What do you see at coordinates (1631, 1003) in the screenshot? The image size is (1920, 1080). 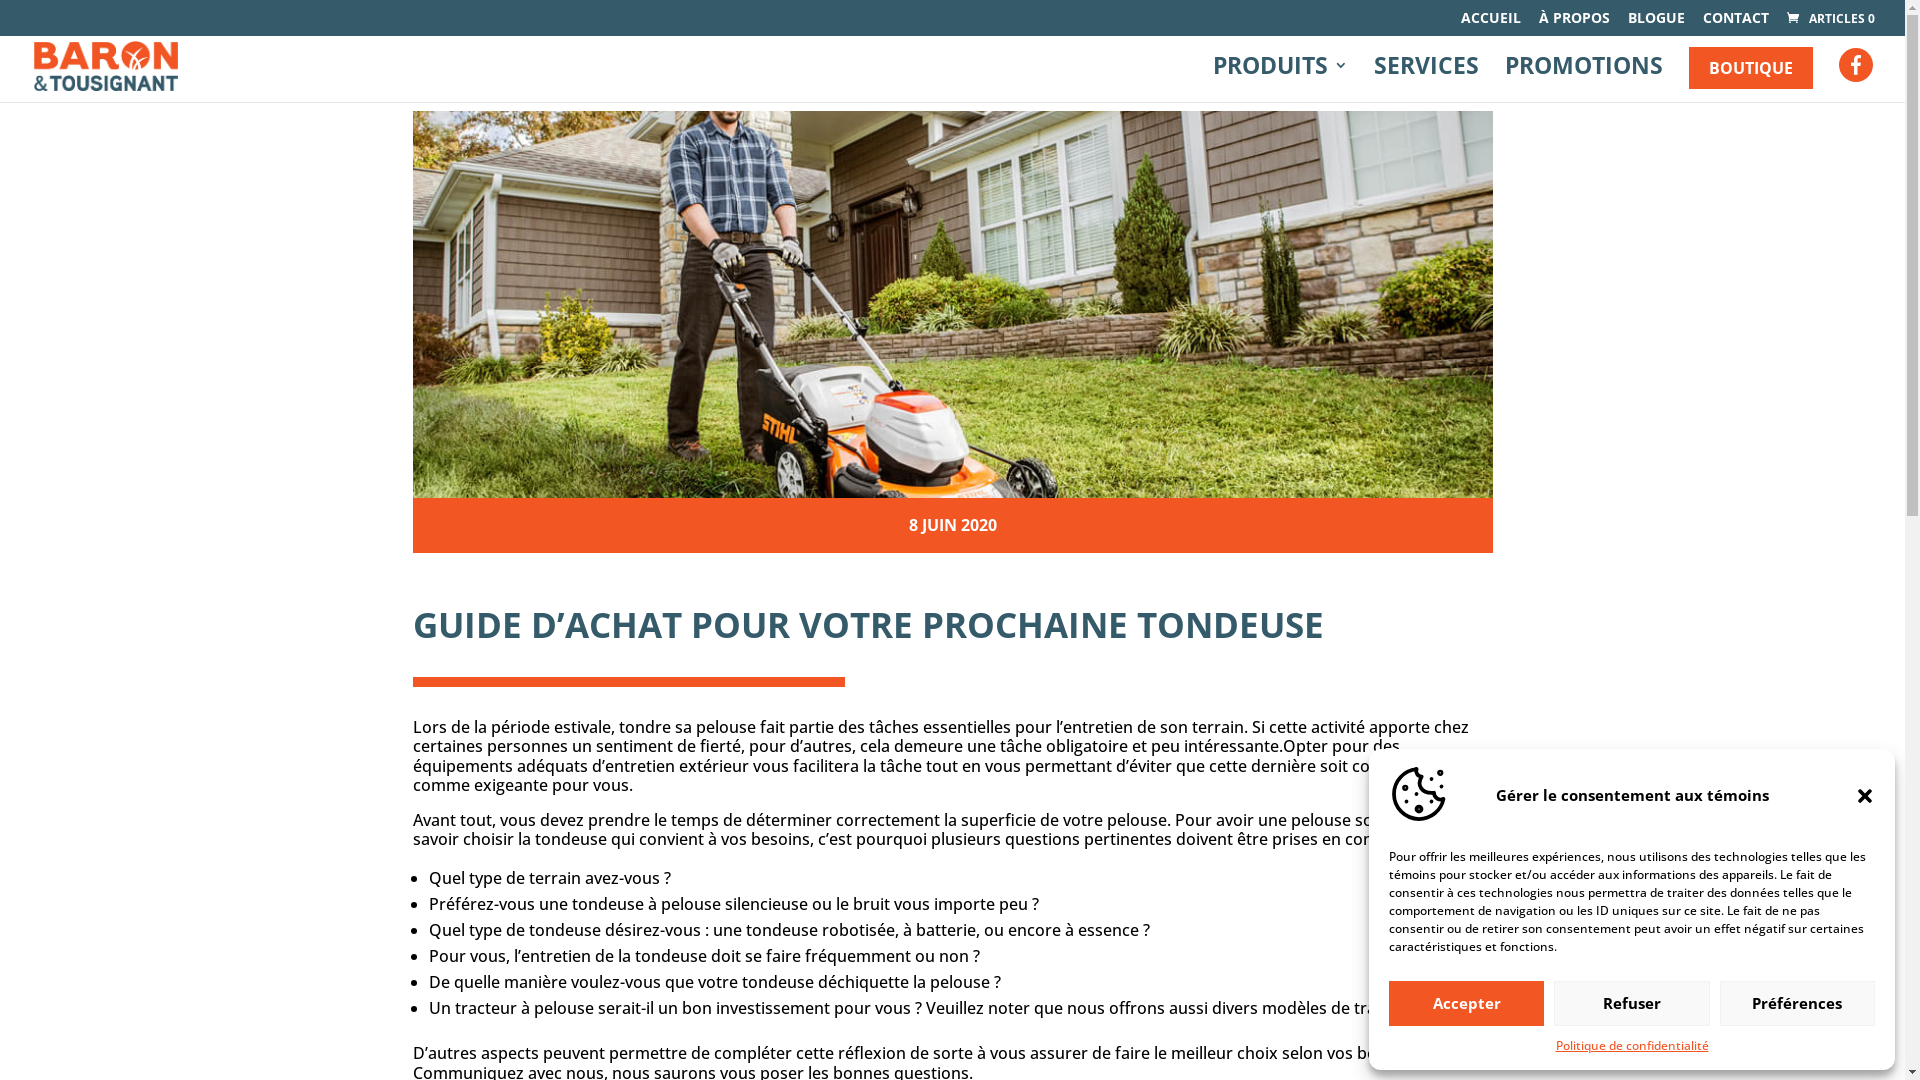 I see `'Refuser'` at bounding box center [1631, 1003].